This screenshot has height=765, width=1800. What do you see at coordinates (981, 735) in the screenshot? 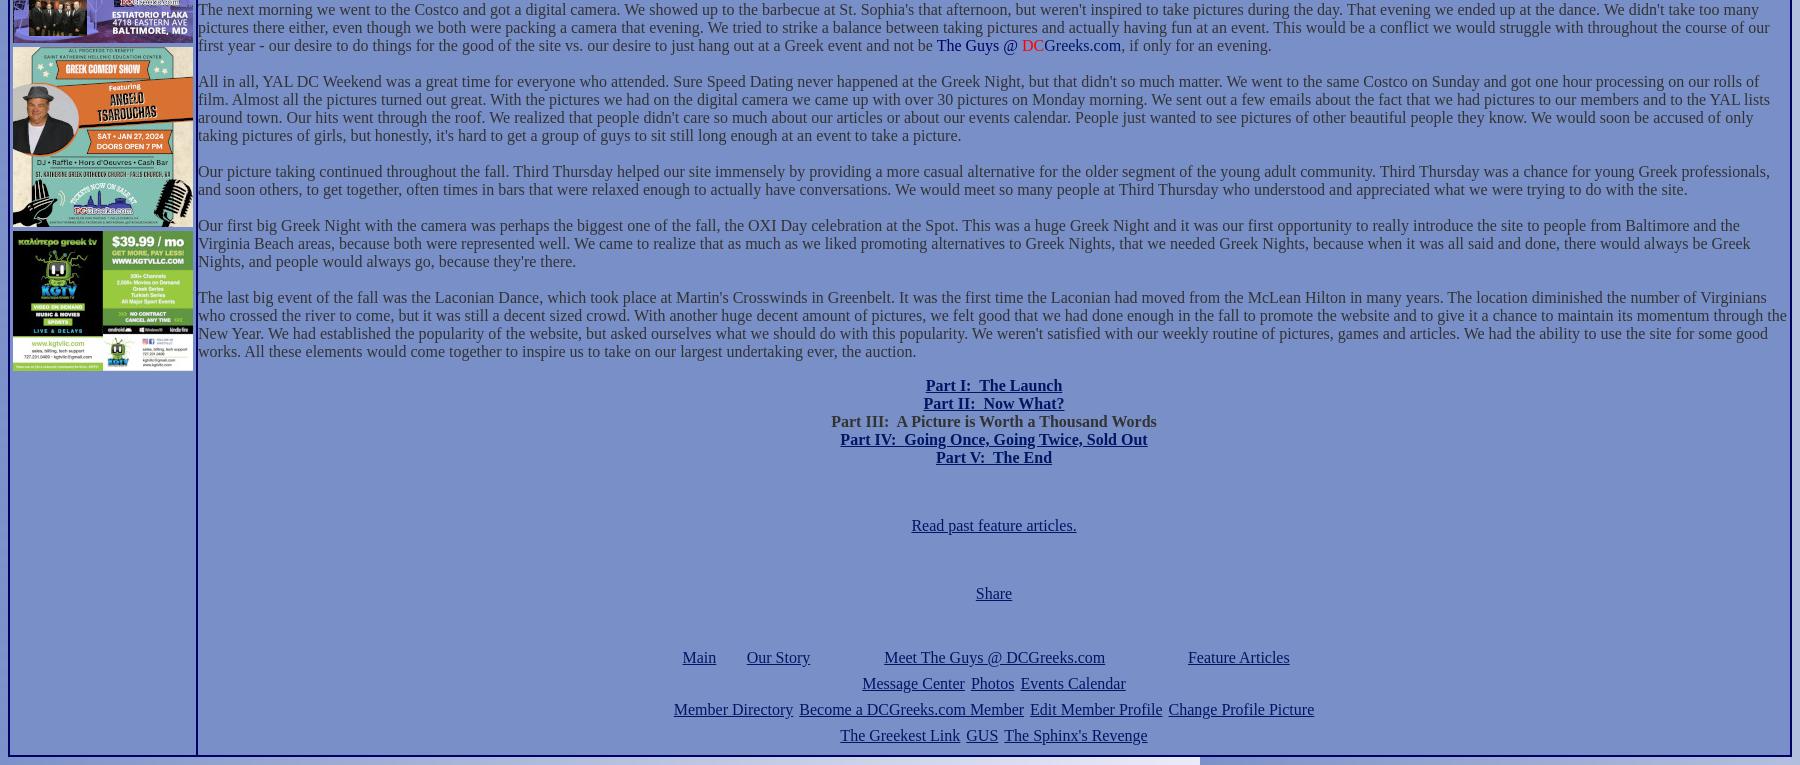
I see `'GUS'` at bounding box center [981, 735].